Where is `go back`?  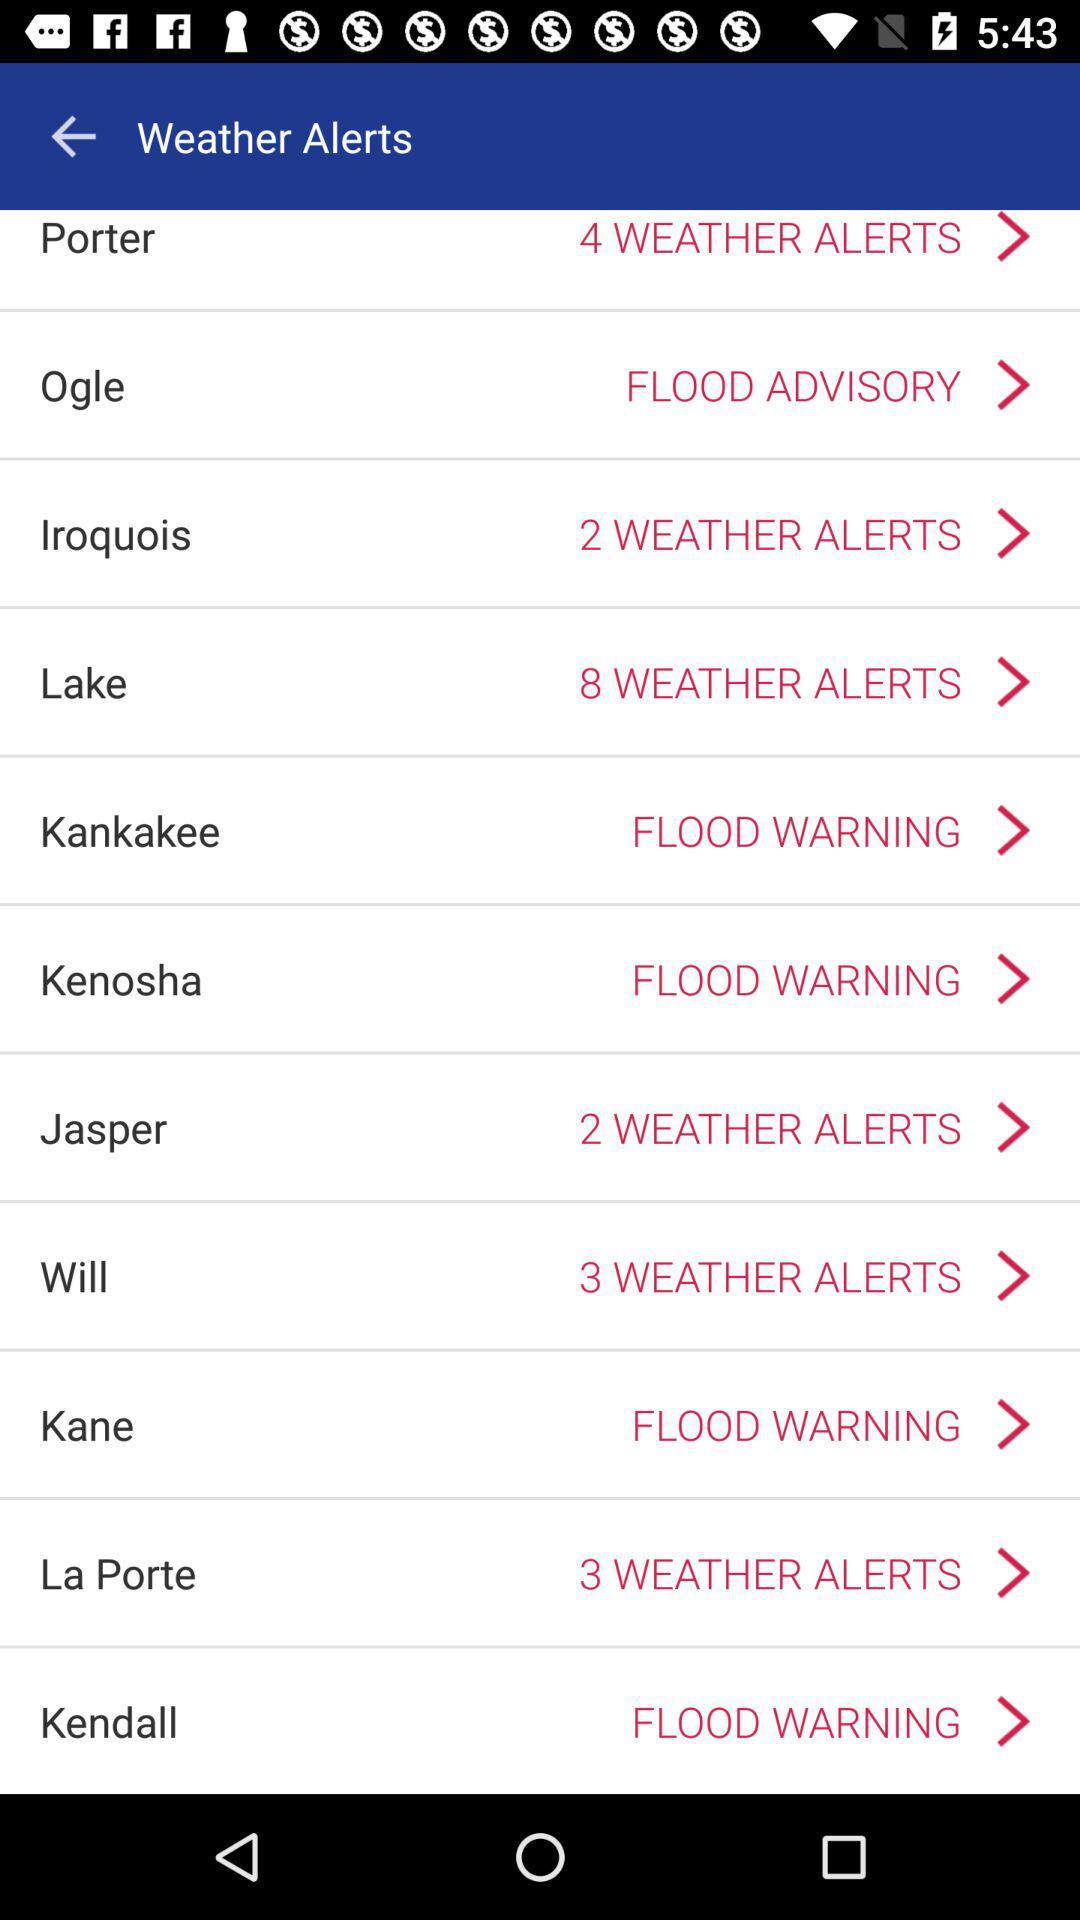
go back is located at coordinates (72, 135).